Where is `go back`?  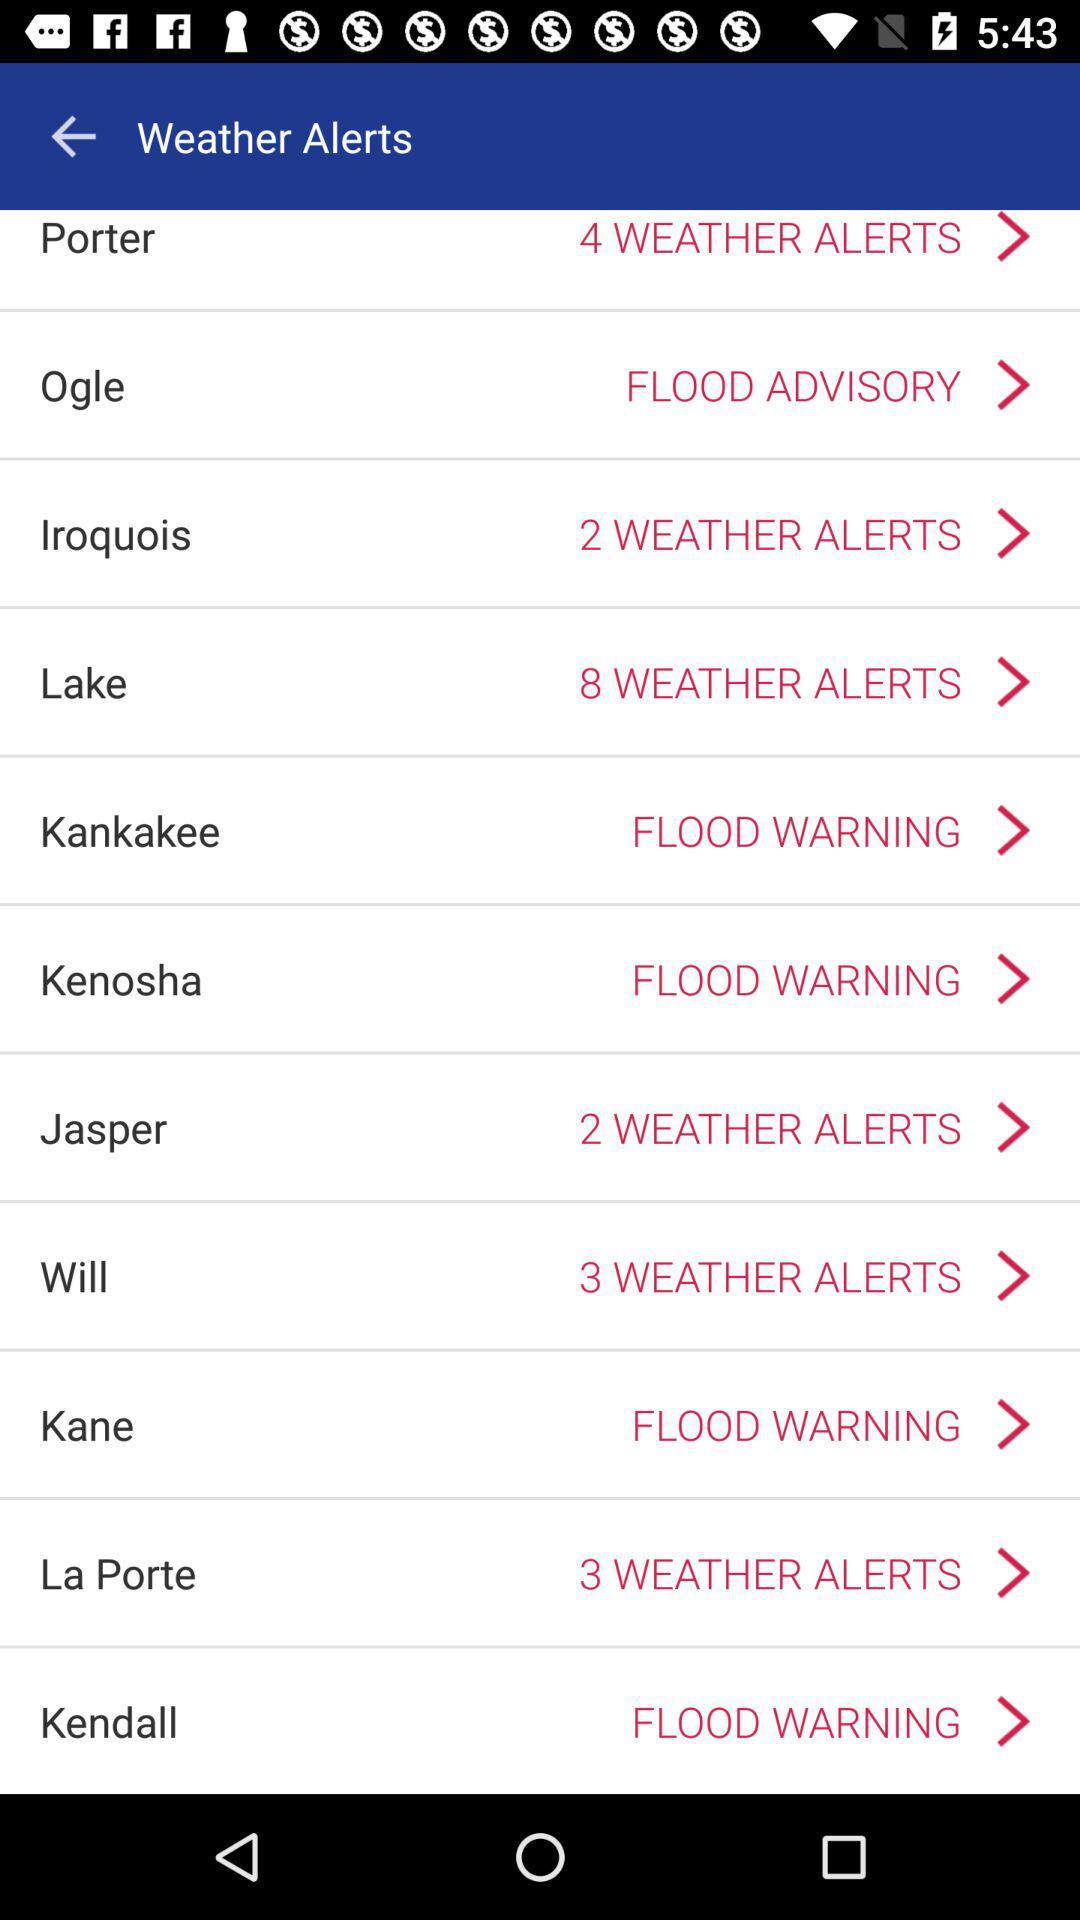
go back is located at coordinates (72, 135).